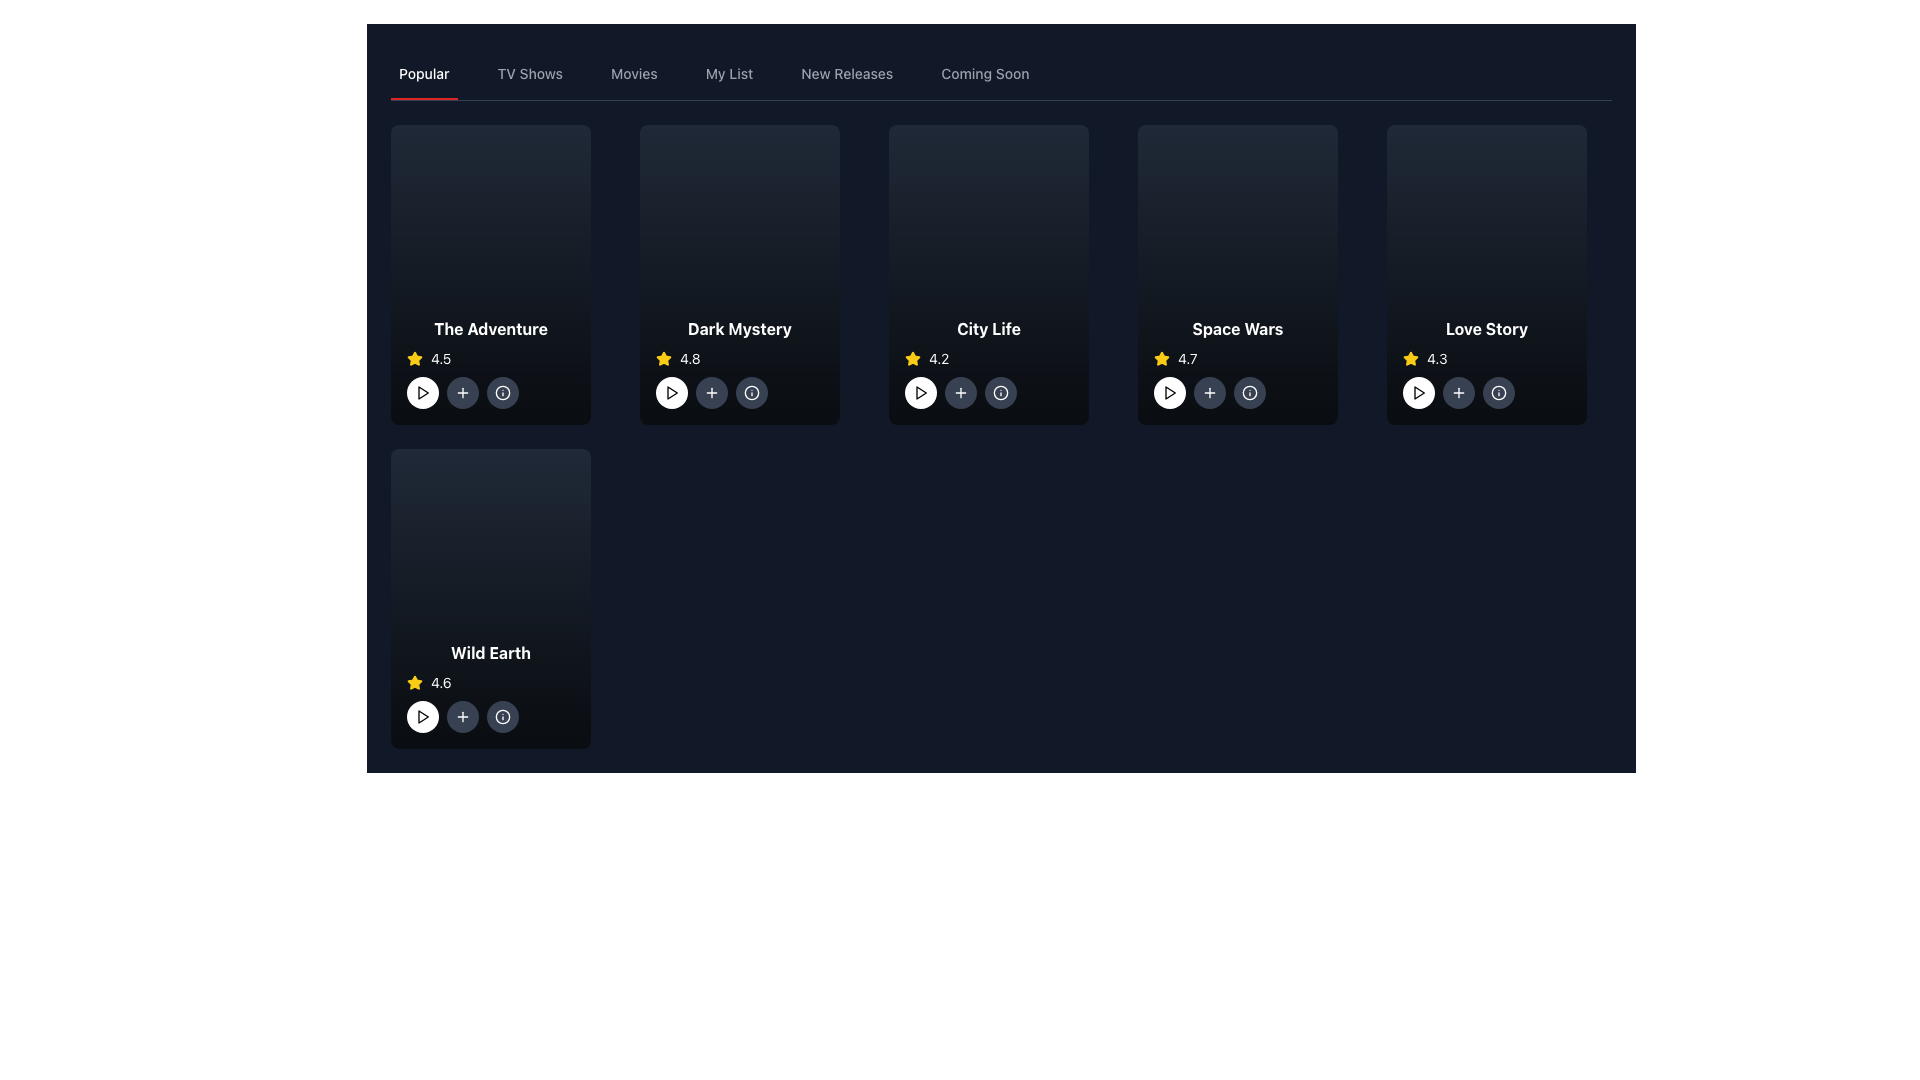  Describe the element at coordinates (988, 393) in the screenshot. I see `the informational icon button located below the 'City Life' card in the third column of the top row` at that location.